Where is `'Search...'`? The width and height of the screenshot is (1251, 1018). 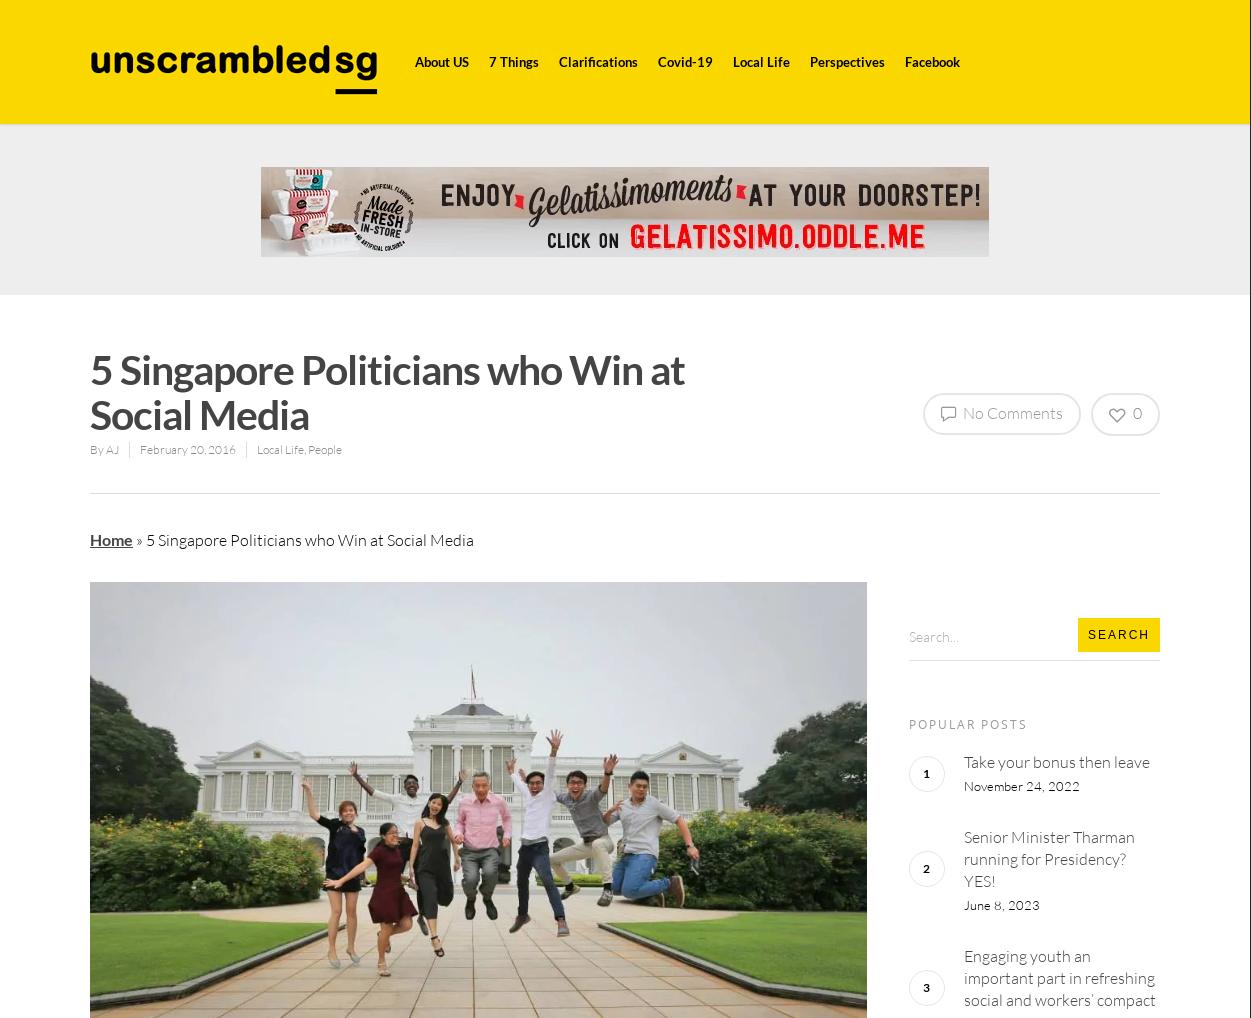 'Search...' is located at coordinates (931, 634).